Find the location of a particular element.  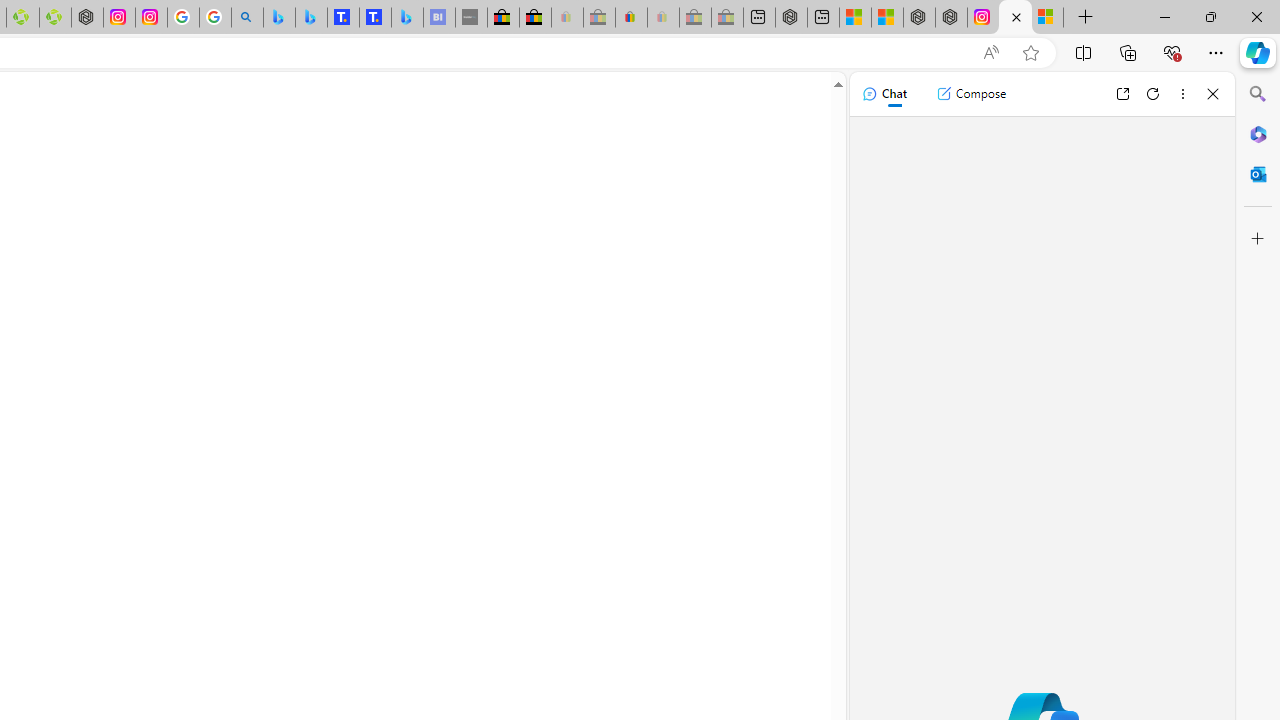

'Descarga Driver Updater' is located at coordinates (55, 17).